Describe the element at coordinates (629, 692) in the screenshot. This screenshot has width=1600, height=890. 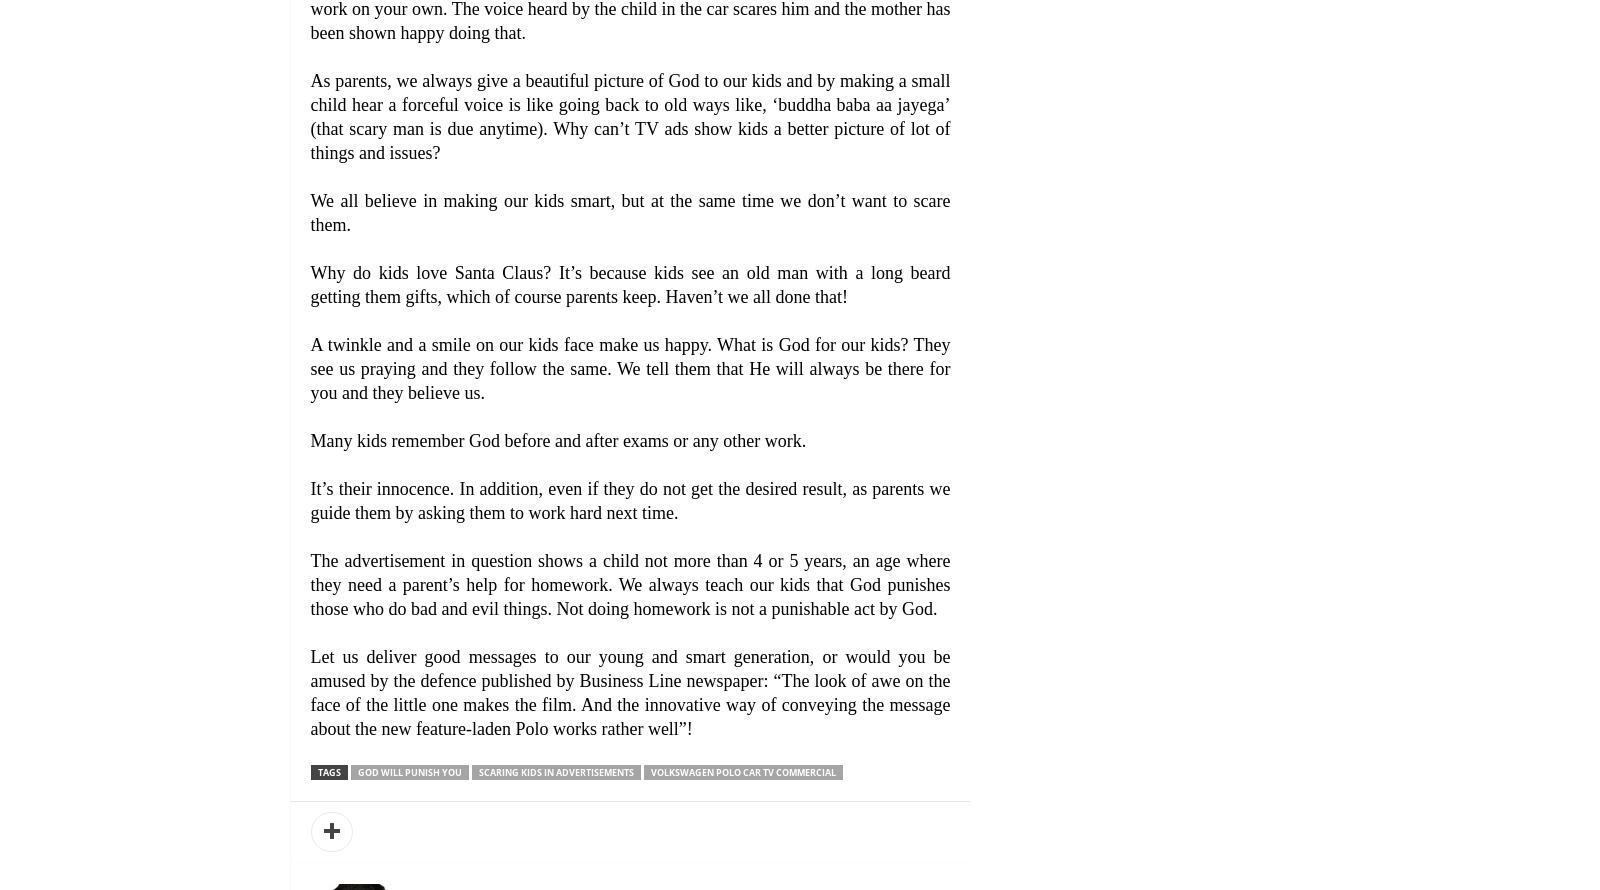
I see `'Let us deliver good messages to our young and smart generation, or would you be amused by the defence published by Business Line newspaper: “The look of awe on the face of the little one makes the film. And the innovative way of conveying the message about the new feature-laden Polo works rather well”!'` at that location.